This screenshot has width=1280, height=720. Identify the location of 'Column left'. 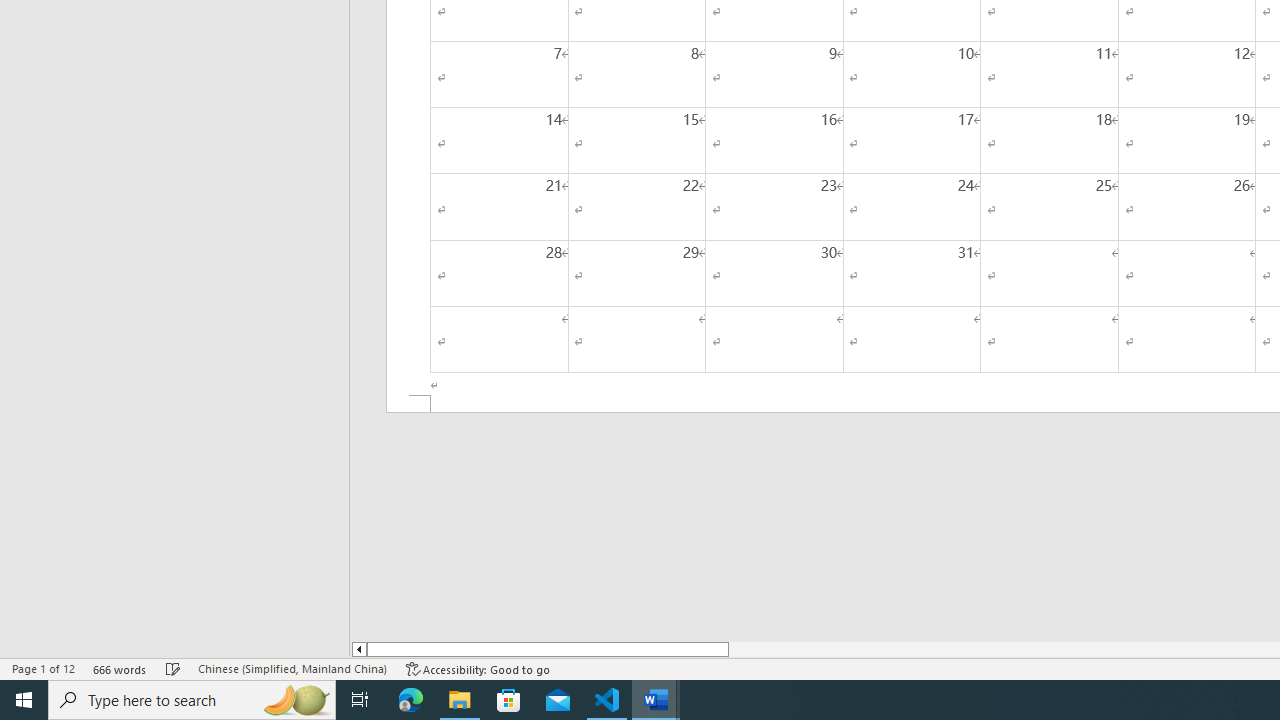
(358, 649).